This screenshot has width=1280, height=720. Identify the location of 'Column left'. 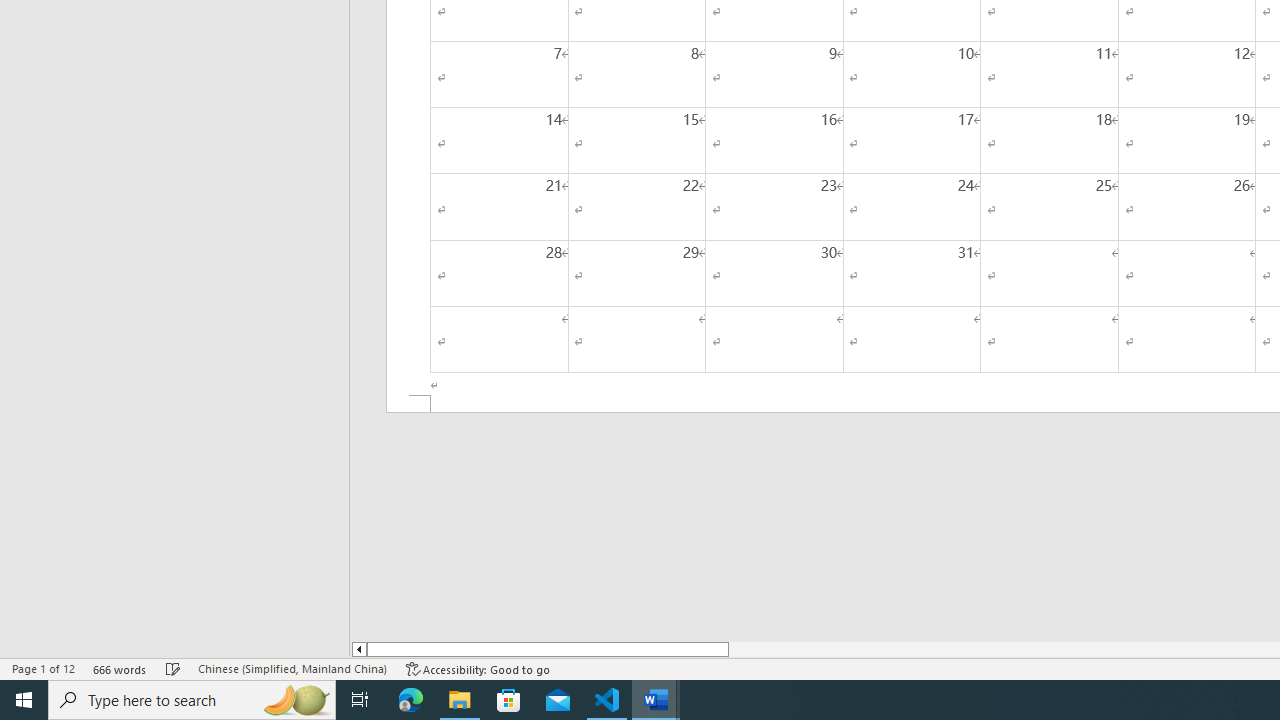
(358, 649).